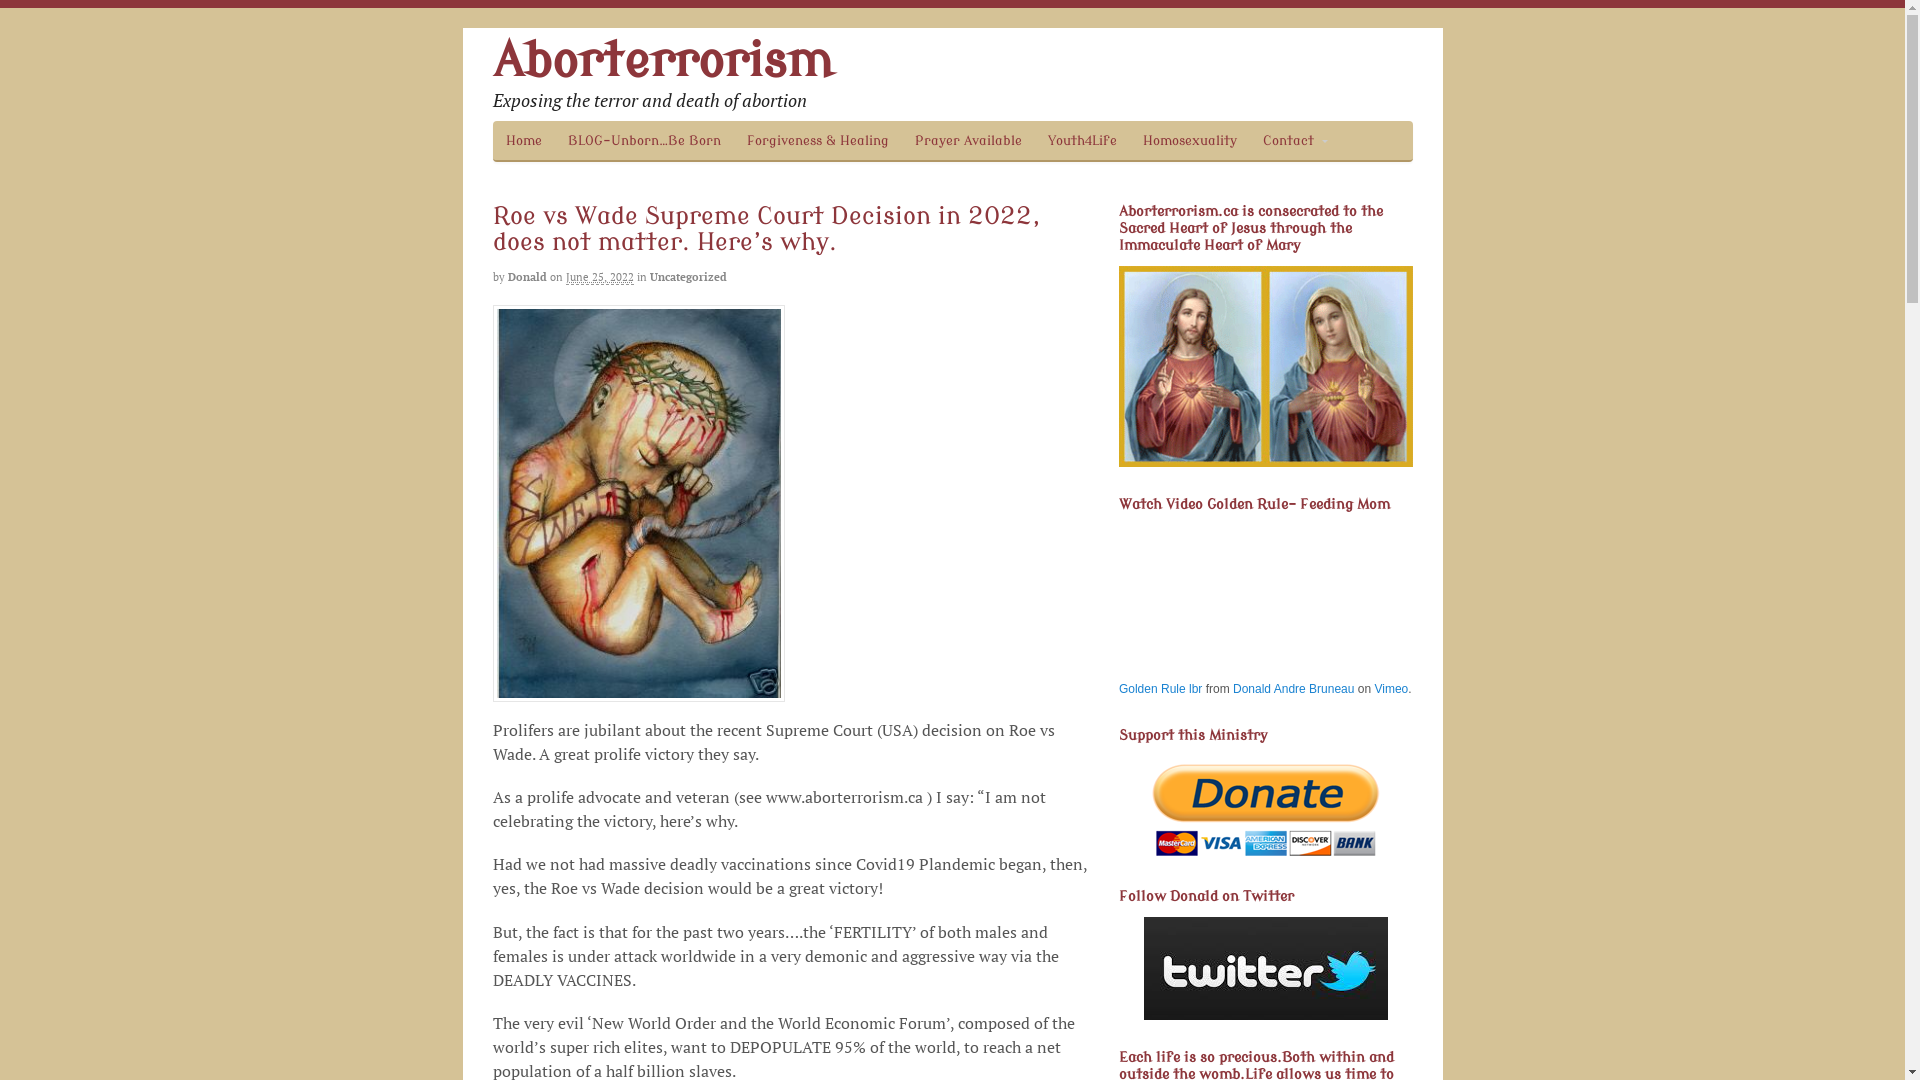  I want to click on 'Donald', so click(527, 277).